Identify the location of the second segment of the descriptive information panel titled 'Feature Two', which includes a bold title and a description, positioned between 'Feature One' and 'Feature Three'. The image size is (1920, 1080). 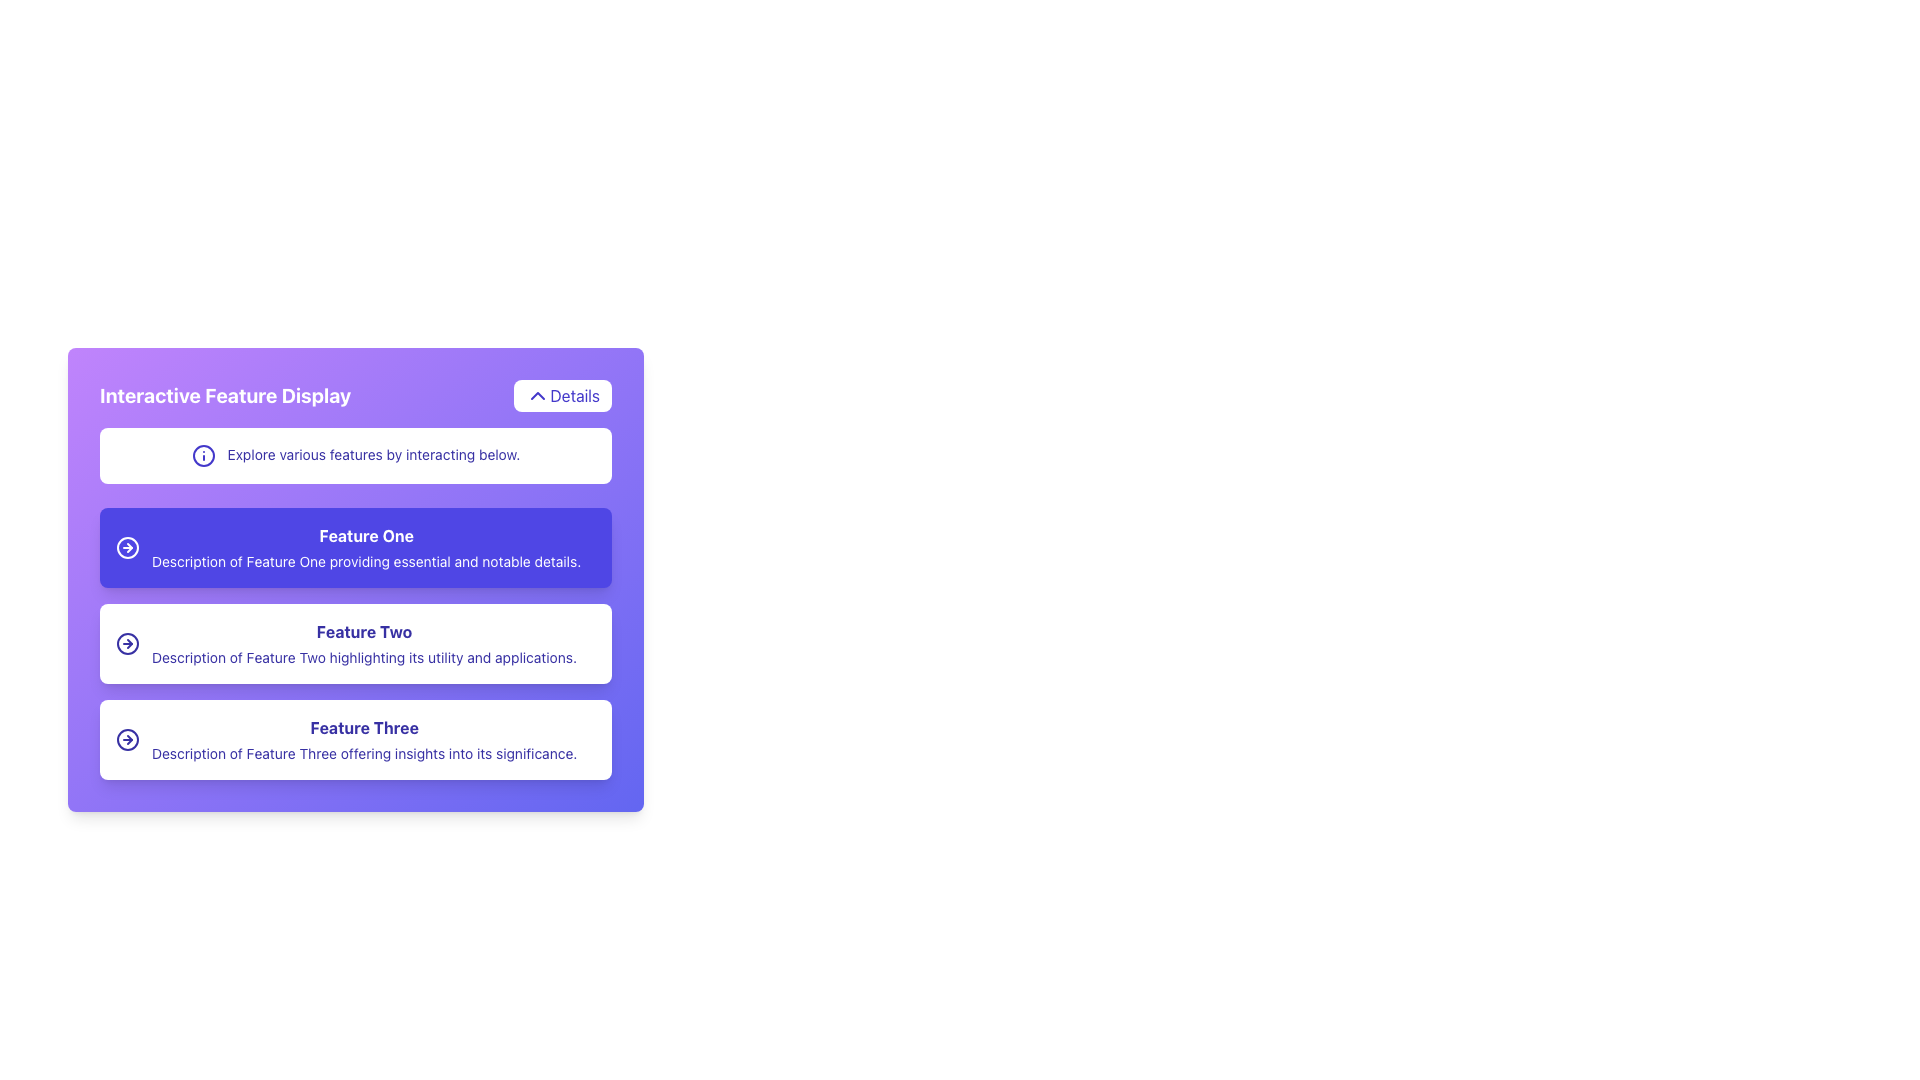
(355, 644).